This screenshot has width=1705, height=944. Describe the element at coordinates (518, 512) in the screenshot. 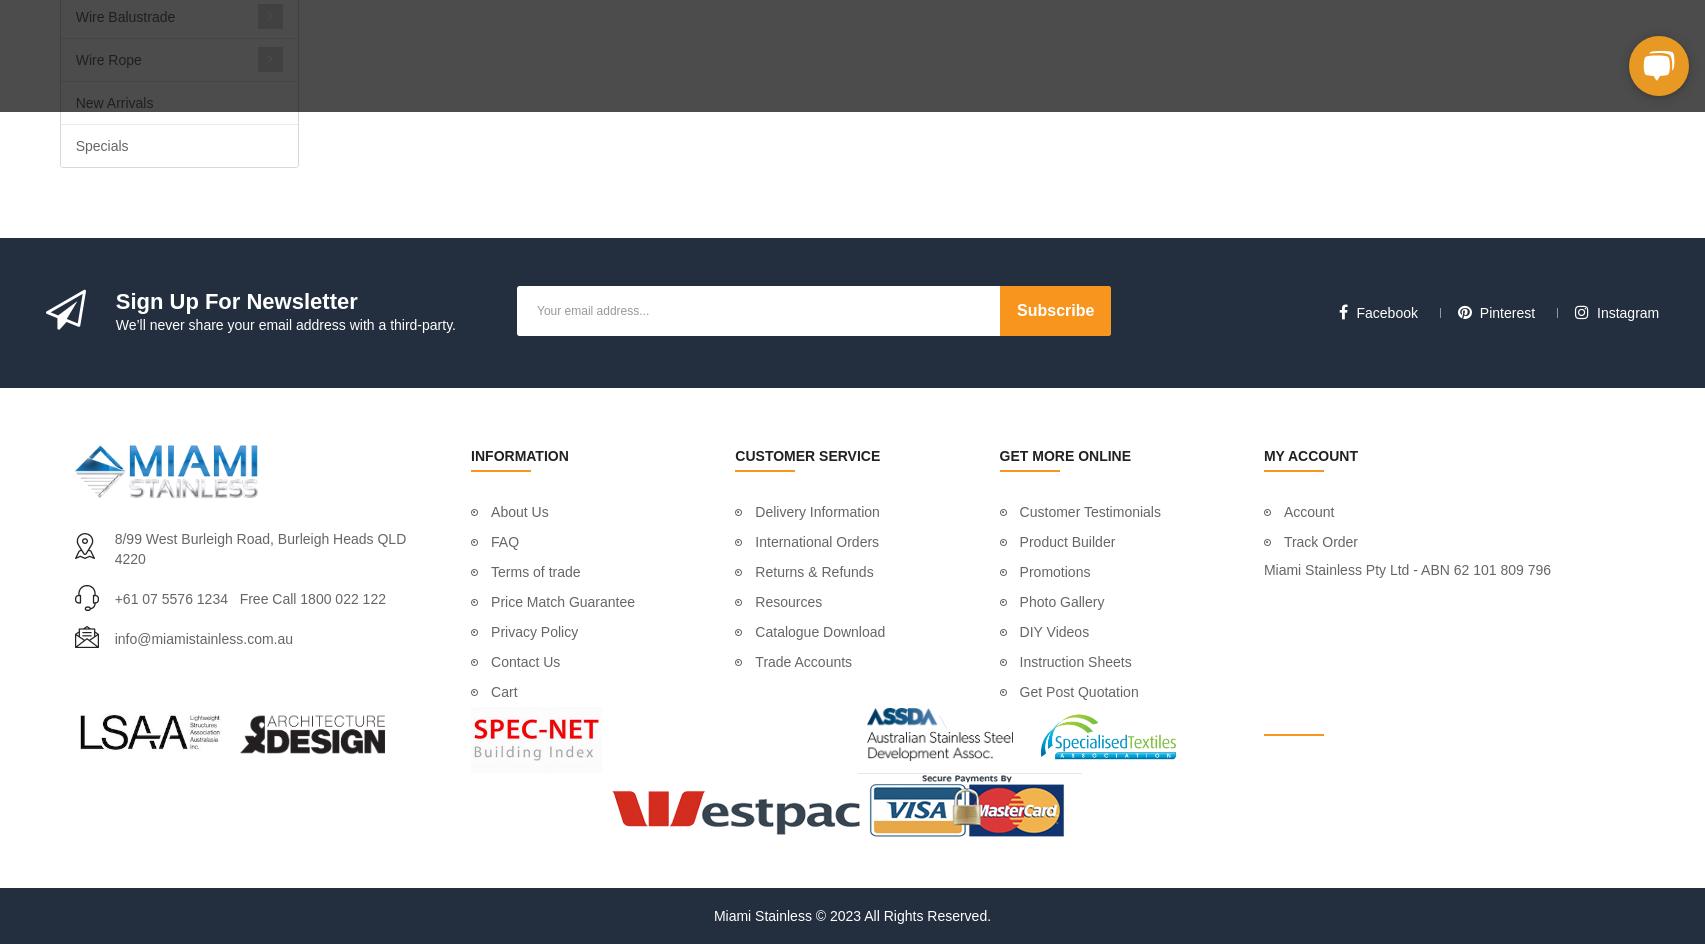

I see `'About Us'` at that location.